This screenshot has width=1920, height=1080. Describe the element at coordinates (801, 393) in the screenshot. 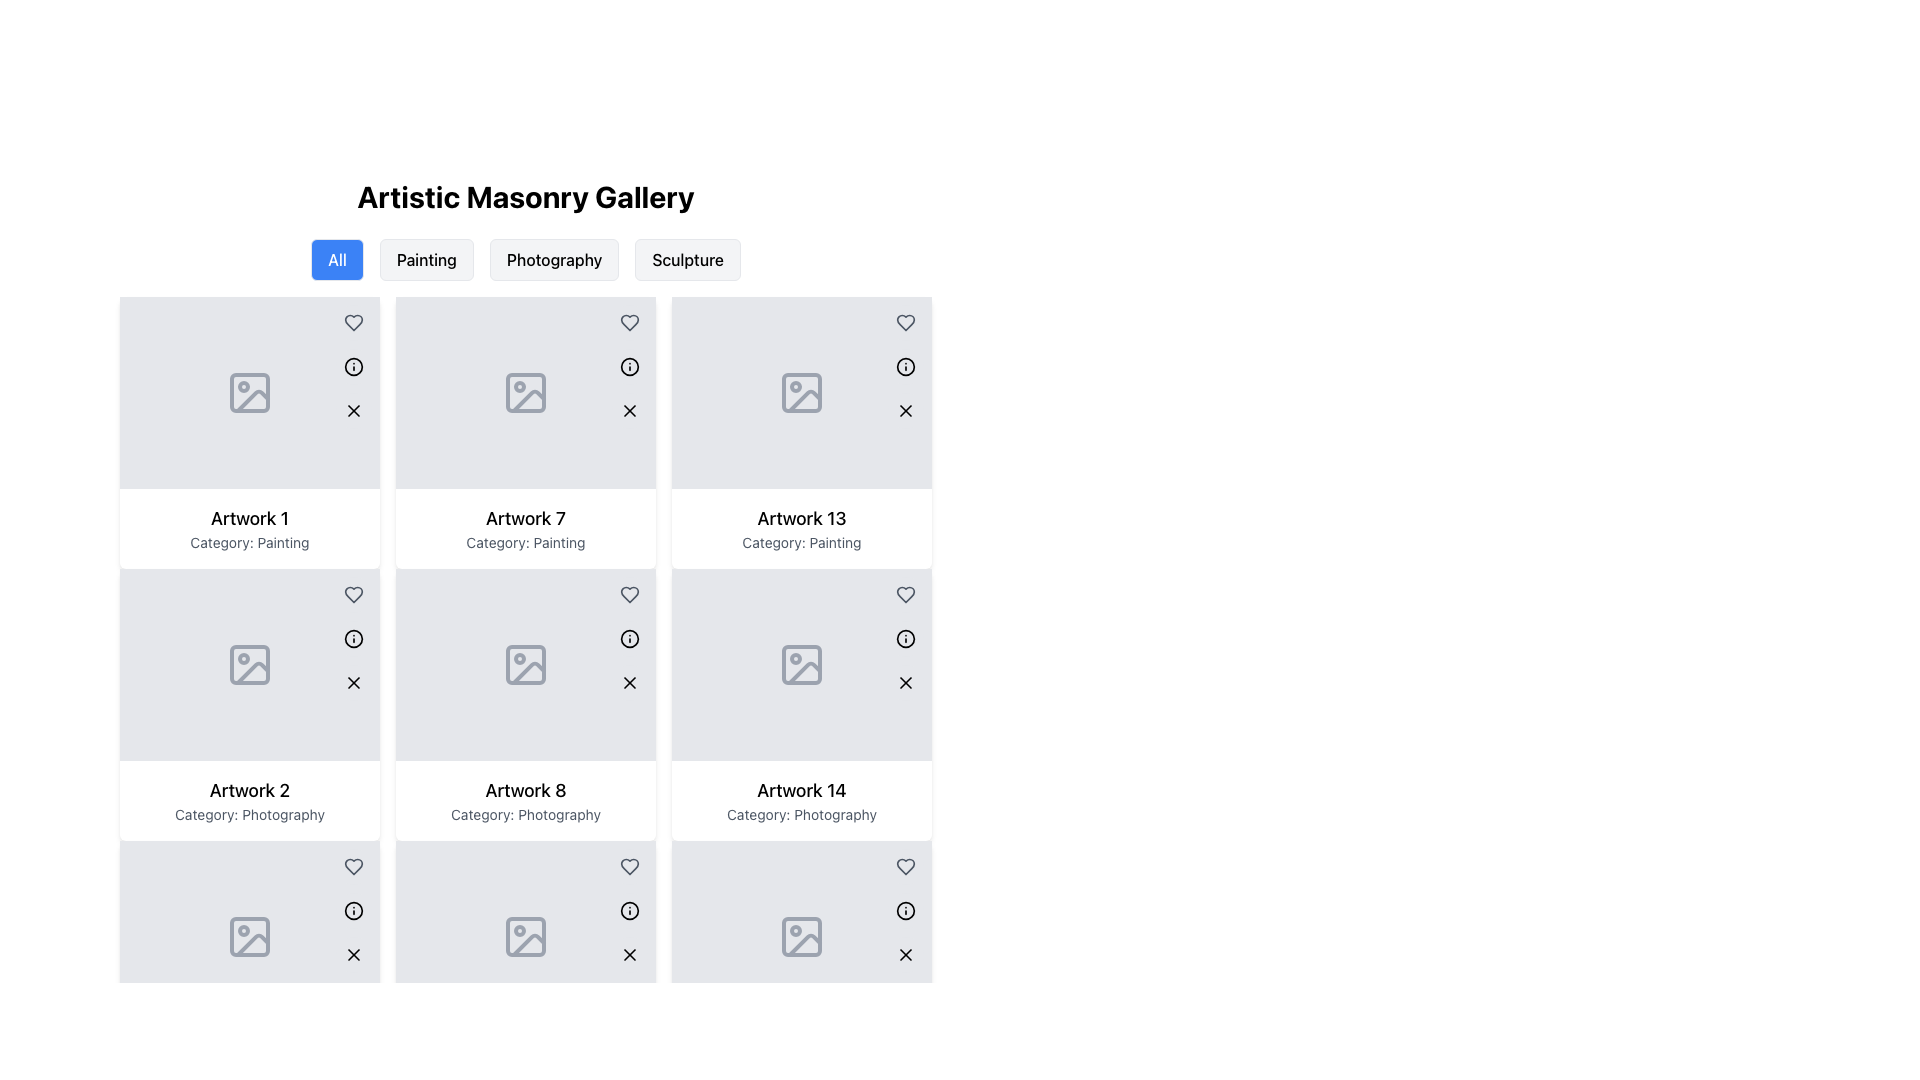

I see `the Image Placeholder located at the top-left corner inside the card labeled 'Artwork 13, Category: Painting,' which is the third card in the second row of the grid layout` at that location.